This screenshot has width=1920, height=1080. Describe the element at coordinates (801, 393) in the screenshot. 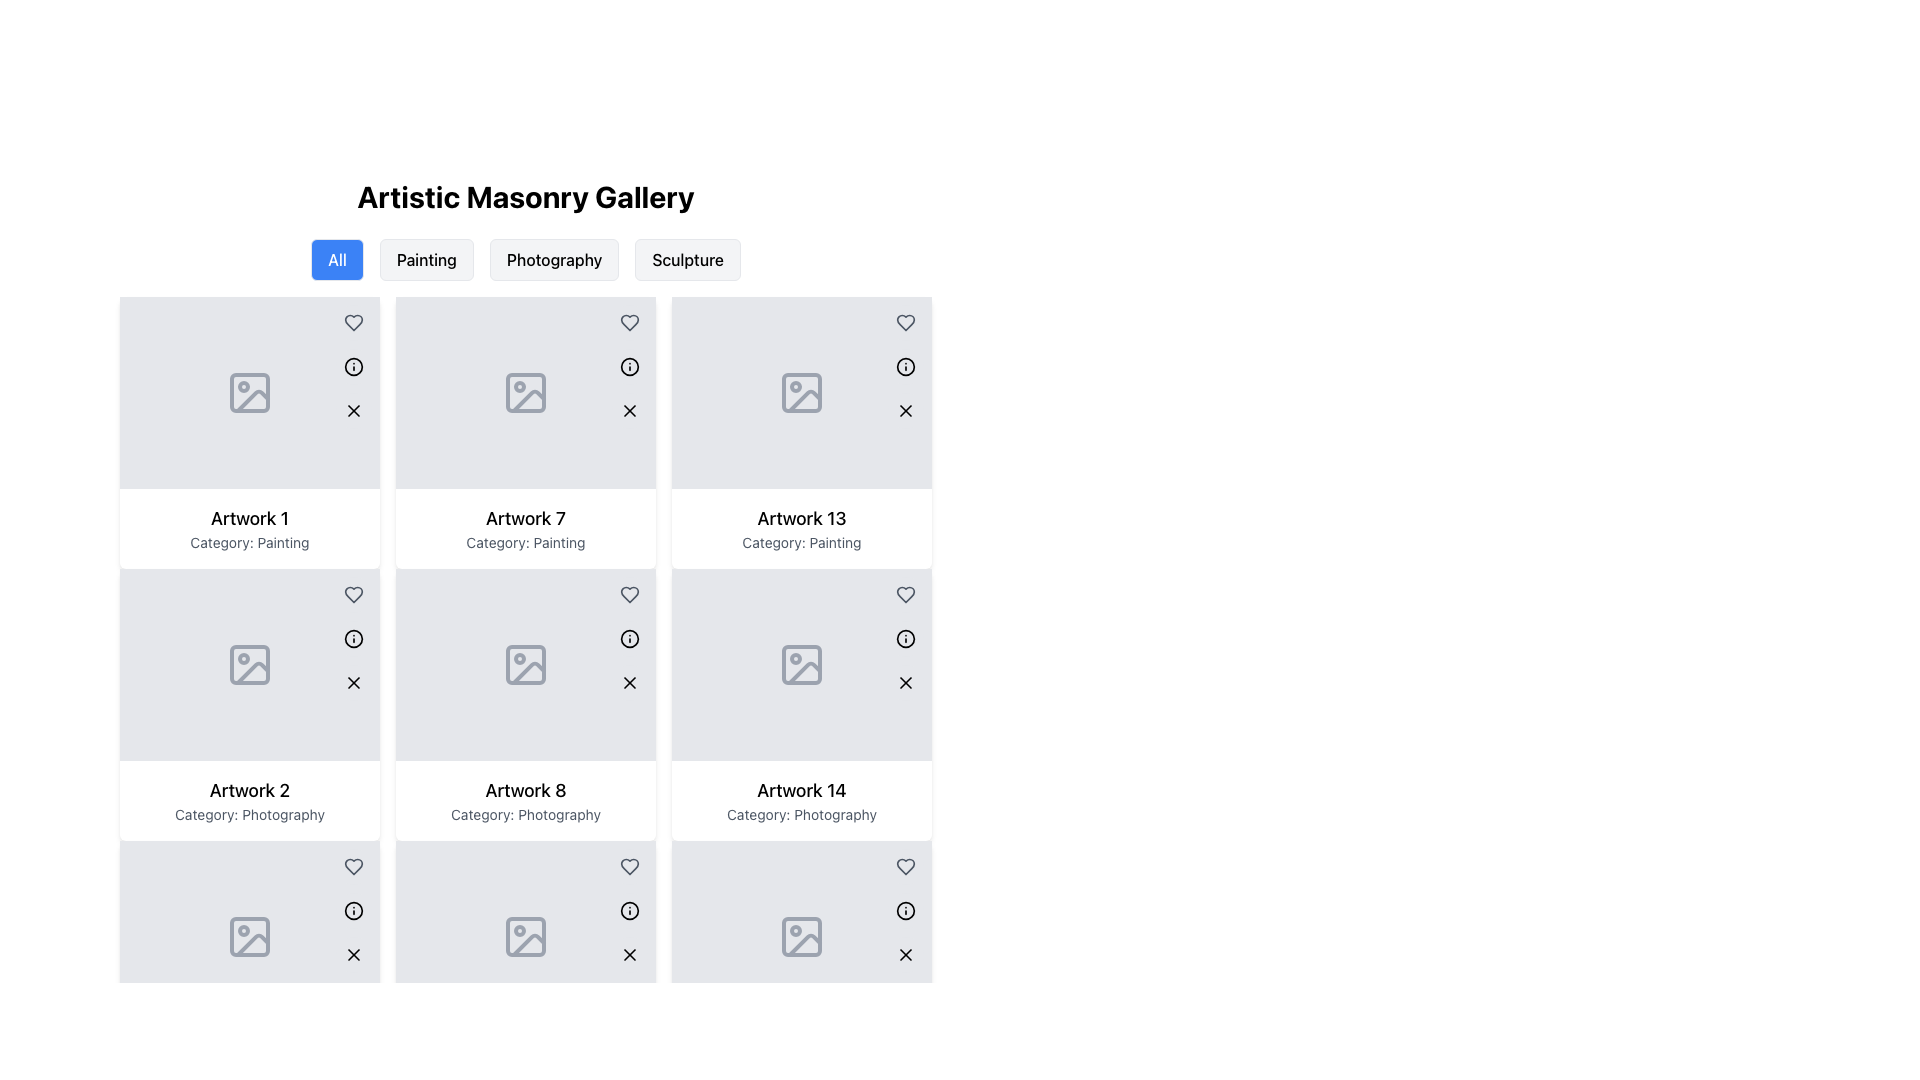

I see `the Image Placeholder located at the top-left corner inside the card labeled 'Artwork 13, Category: Painting,' which is the third card in the second row of the grid layout` at that location.